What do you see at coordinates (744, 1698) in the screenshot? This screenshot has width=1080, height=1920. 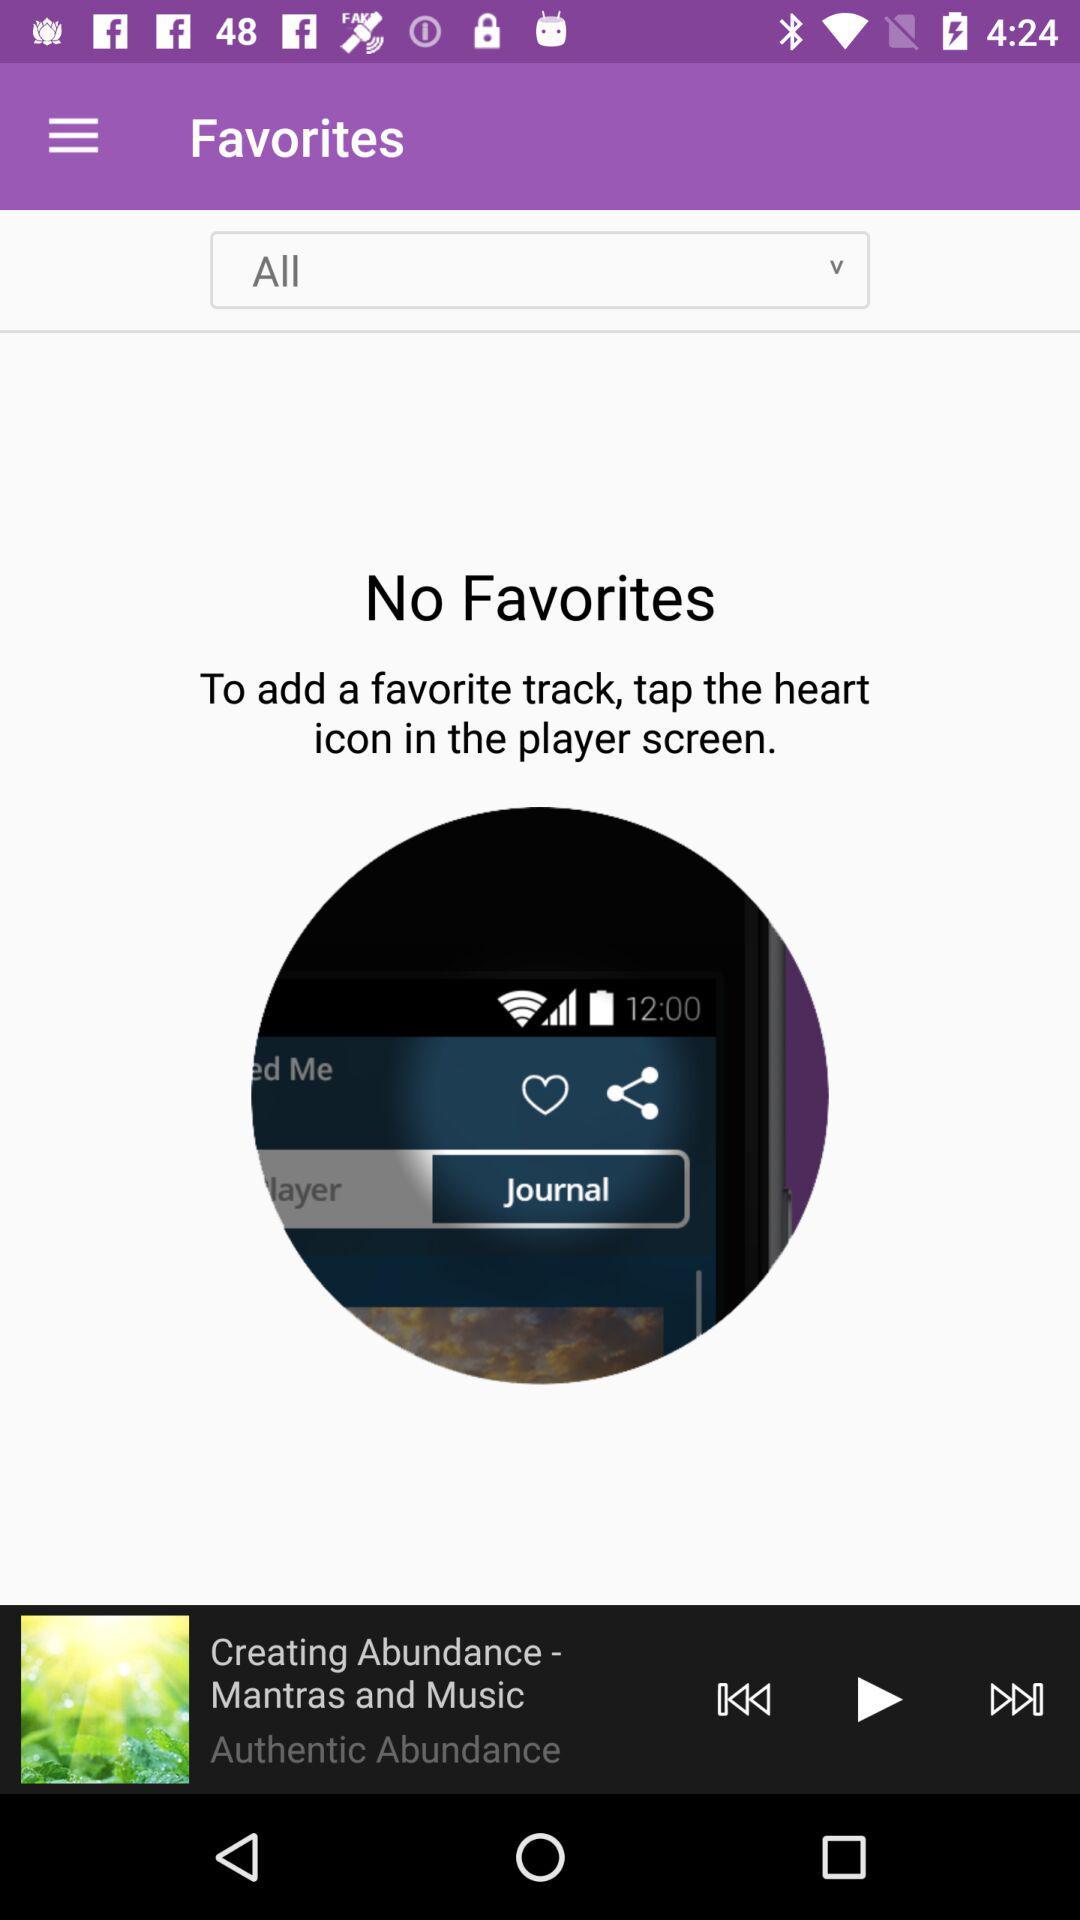 I see `previous song` at bounding box center [744, 1698].